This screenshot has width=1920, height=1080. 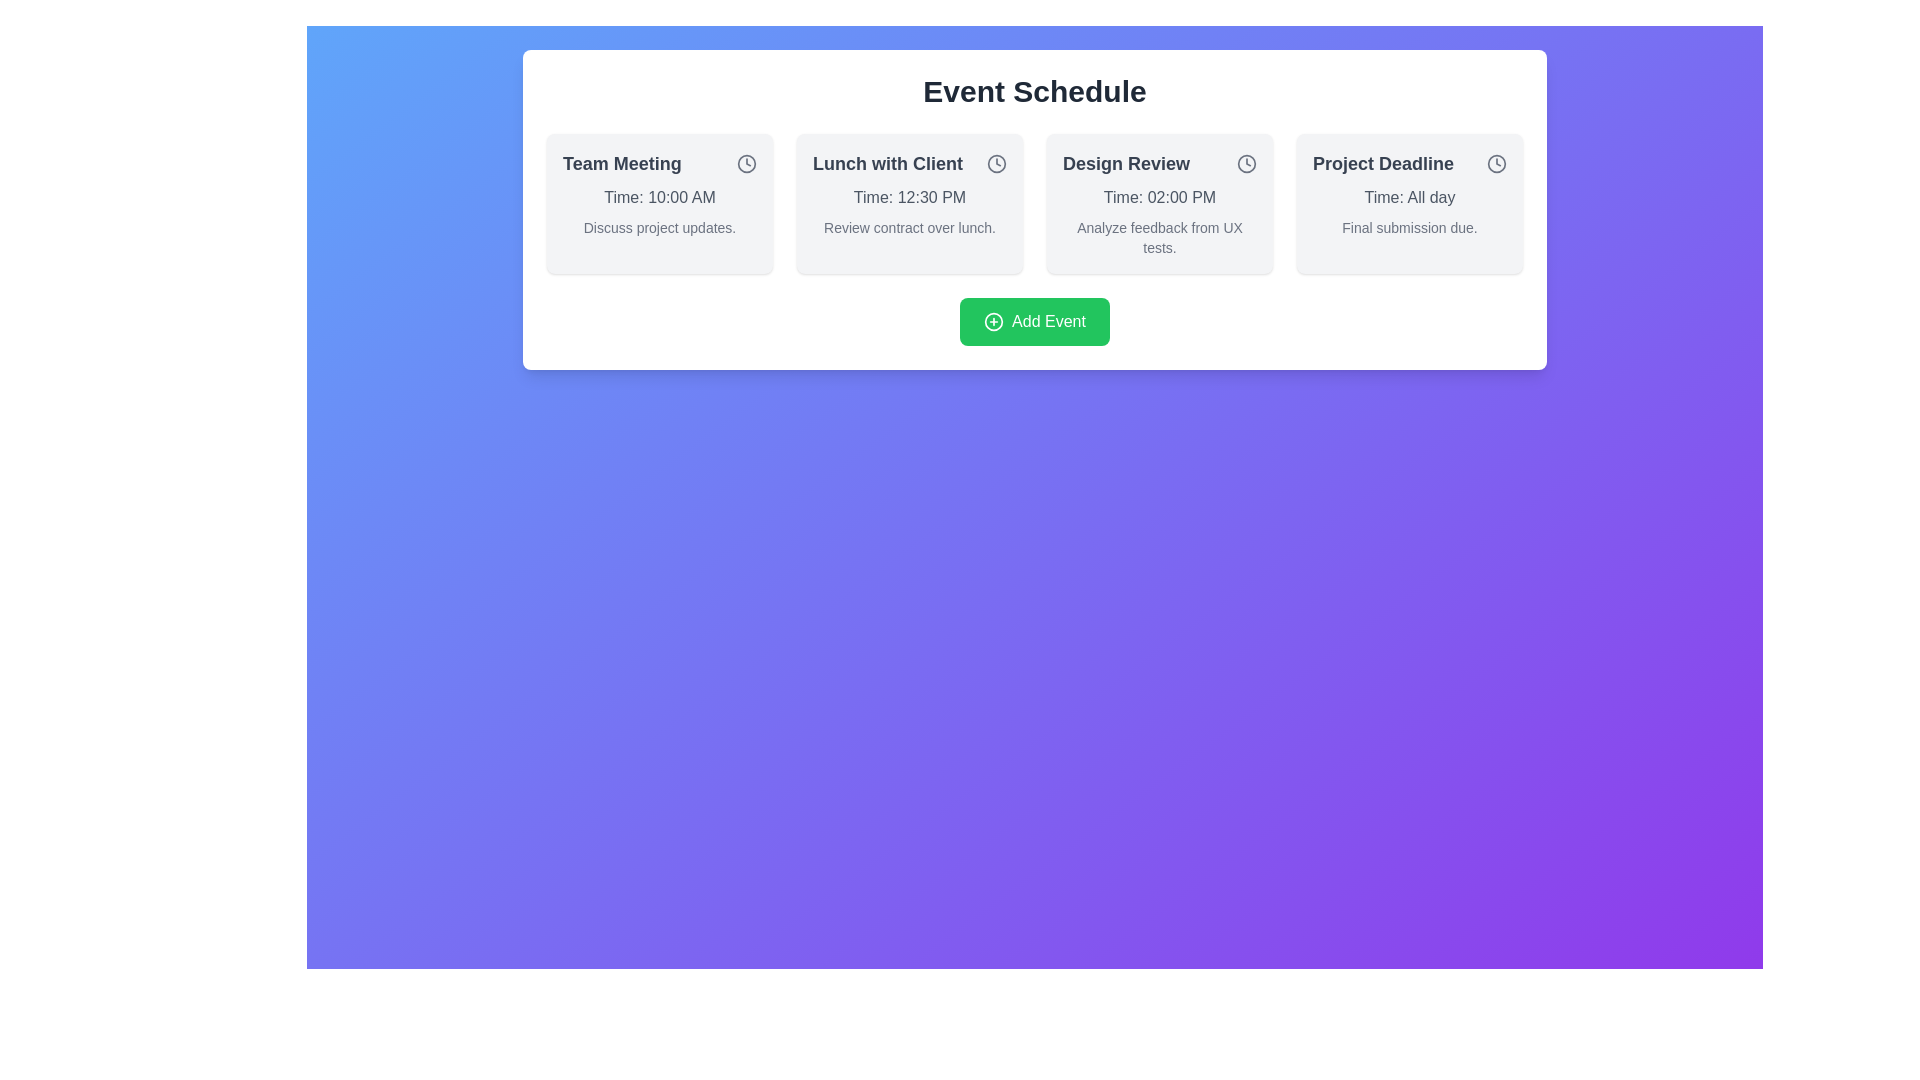 What do you see at coordinates (1497, 163) in the screenshot?
I see `the clock icon located to the right of the 'Project Deadline' text in the last column of the event schedule card` at bounding box center [1497, 163].